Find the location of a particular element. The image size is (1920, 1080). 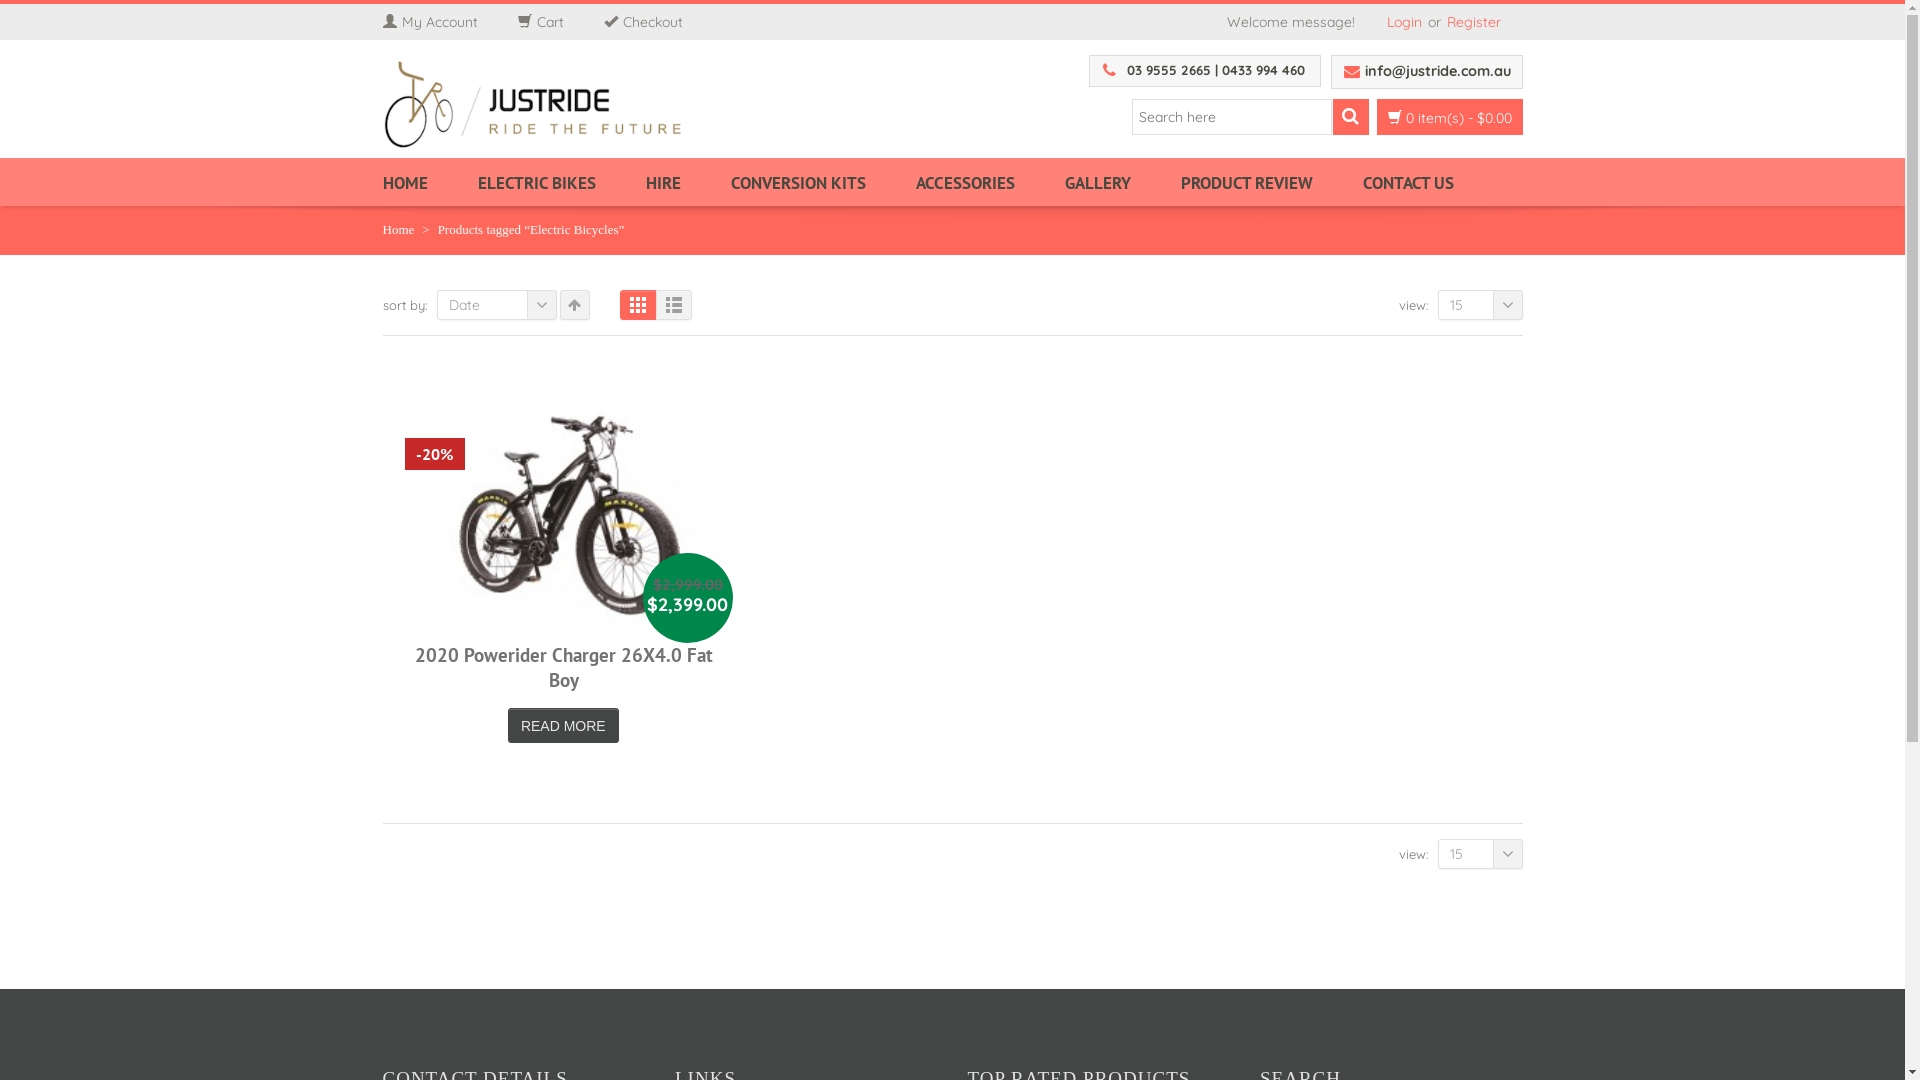

'Cart' is located at coordinates (560, 22).